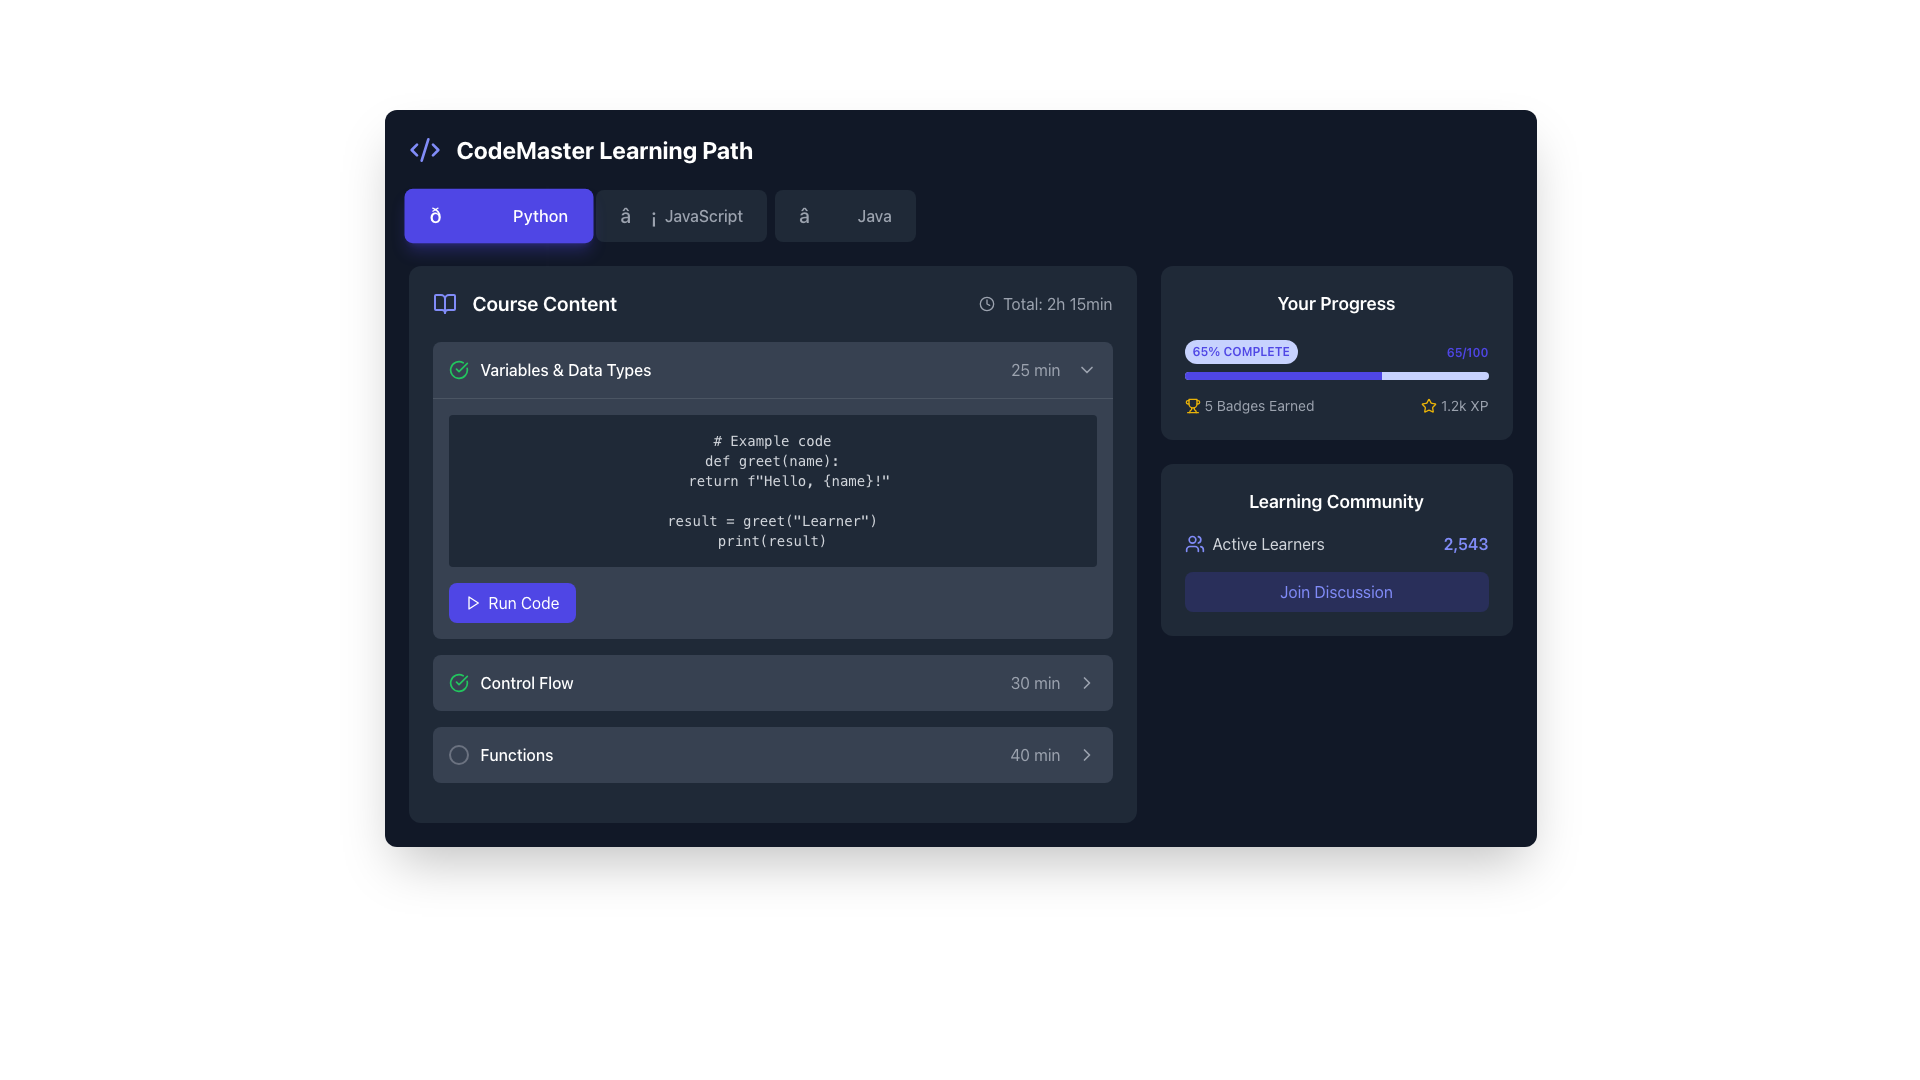 Image resolution: width=1920 pixels, height=1080 pixels. What do you see at coordinates (1035, 370) in the screenshot?
I see `the text label displaying '25 min' in the header section of the collapsible content card under 'Variables & Data Types' in 'Course Content'` at bounding box center [1035, 370].